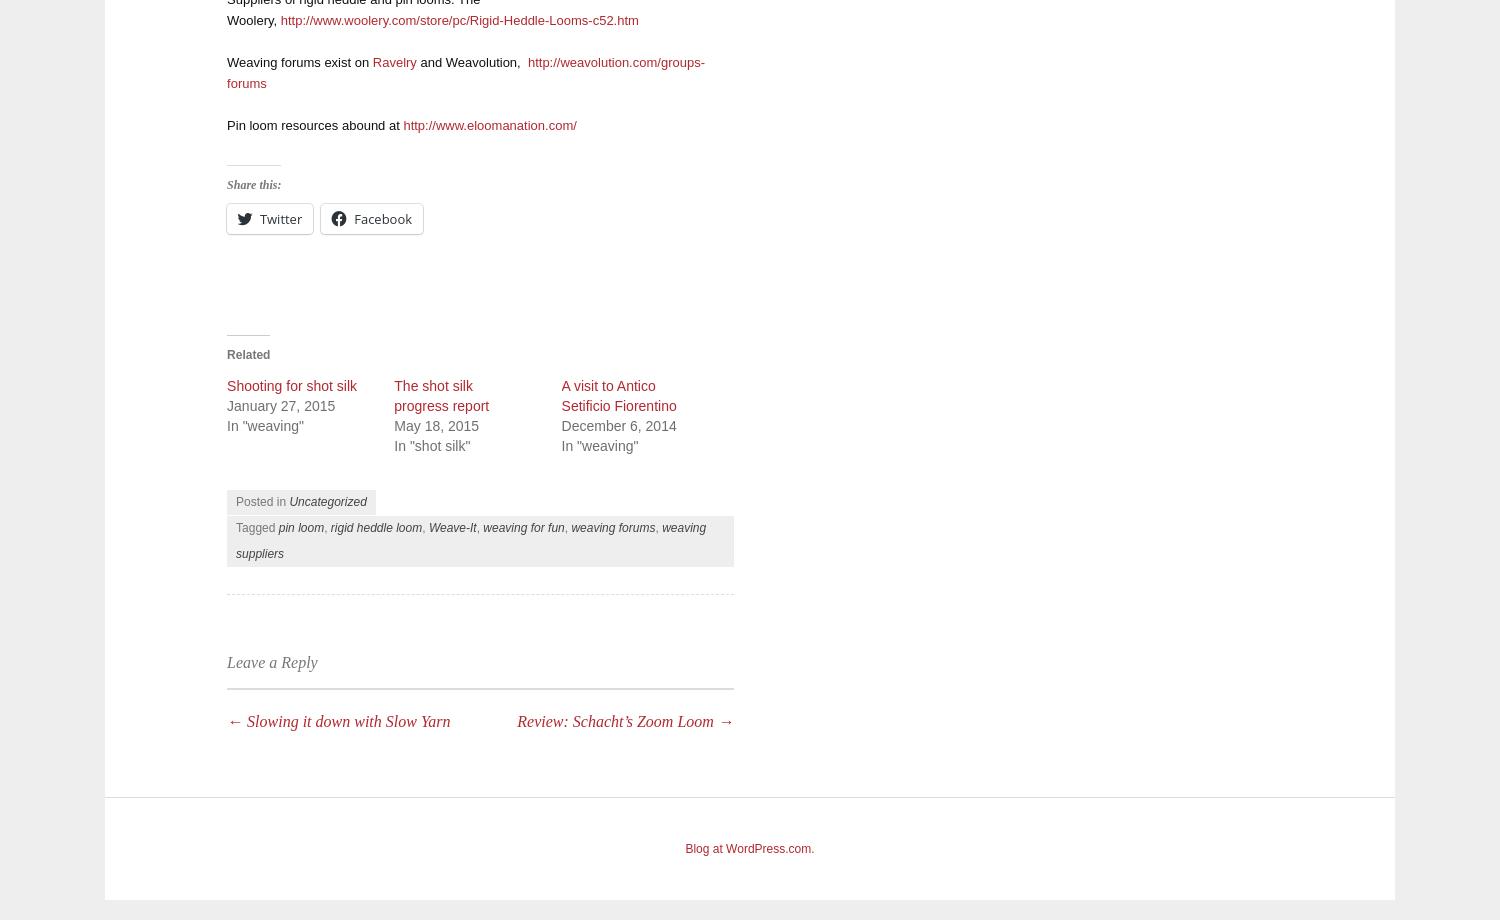 Image resolution: width=1500 pixels, height=920 pixels. I want to click on 'Blog at WordPress.com.', so click(748, 846).